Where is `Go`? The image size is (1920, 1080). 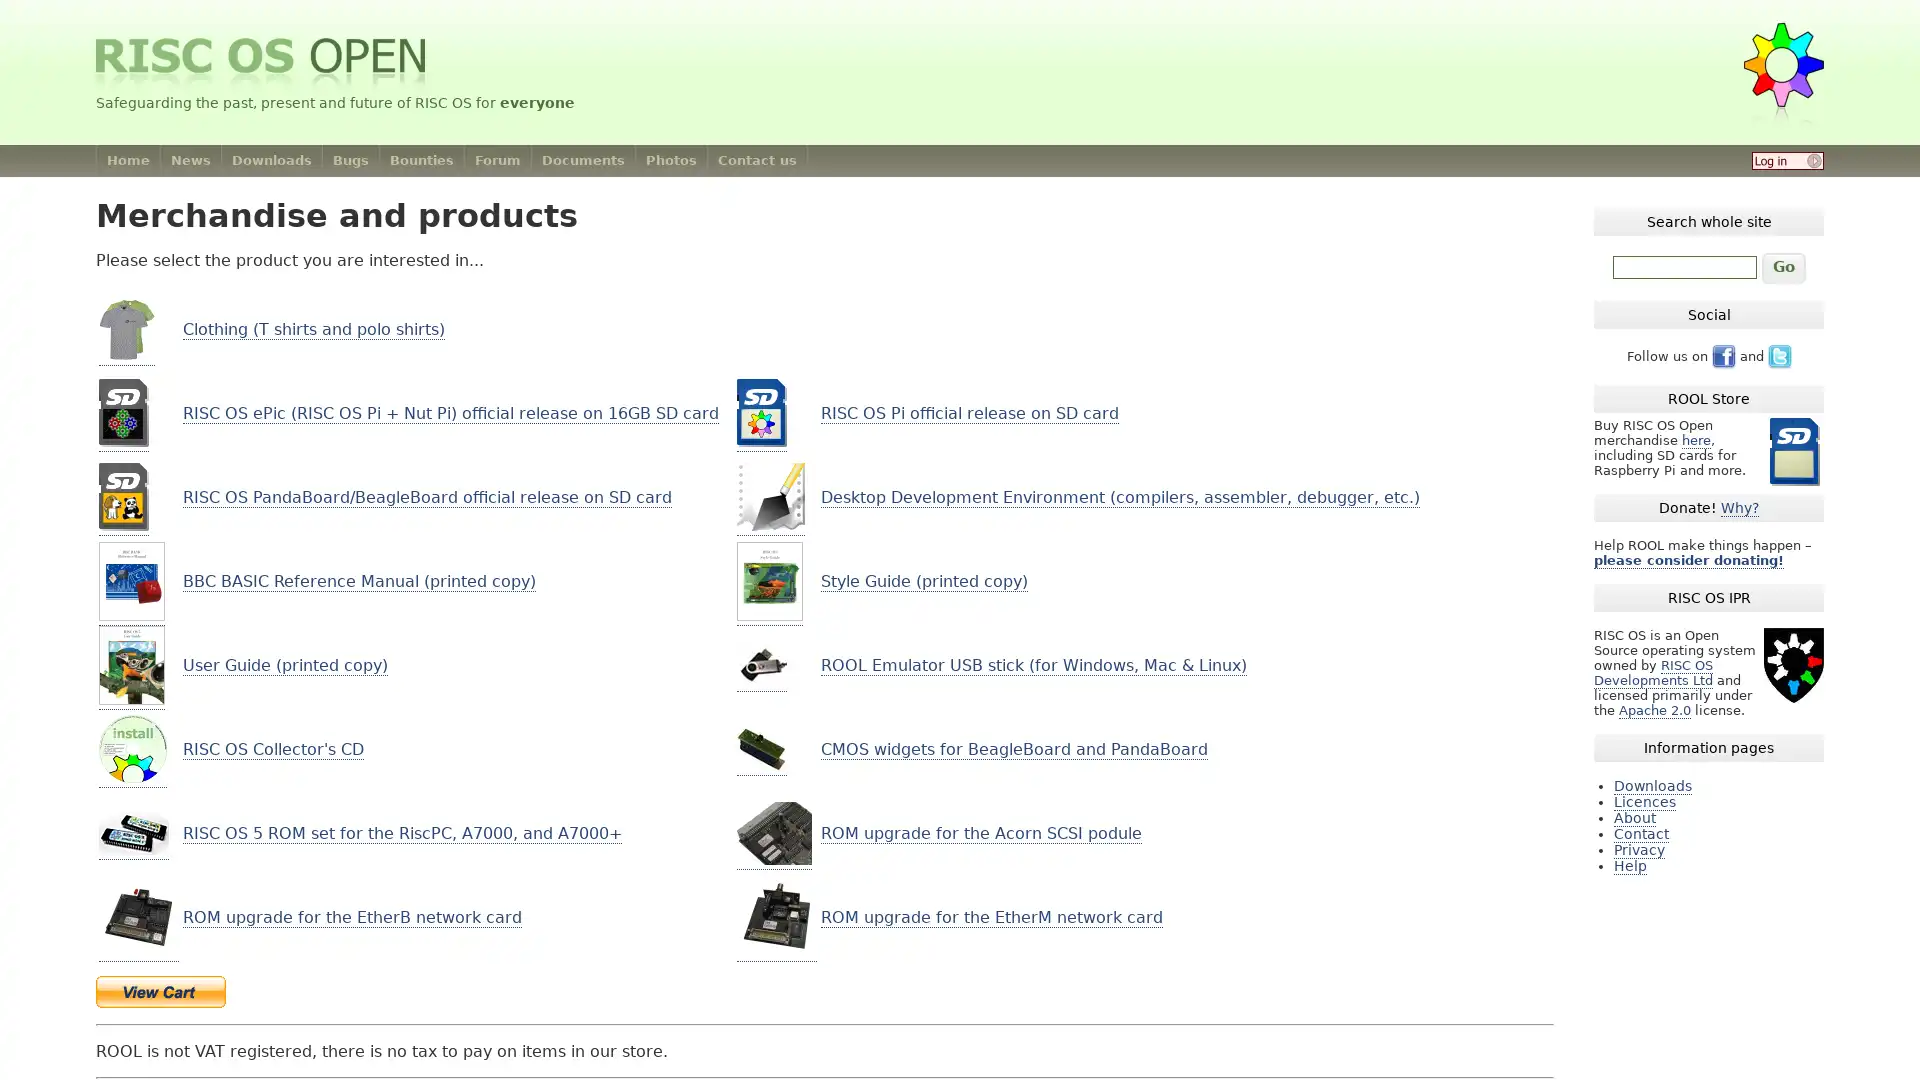
Go is located at coordinates (1782, 266).